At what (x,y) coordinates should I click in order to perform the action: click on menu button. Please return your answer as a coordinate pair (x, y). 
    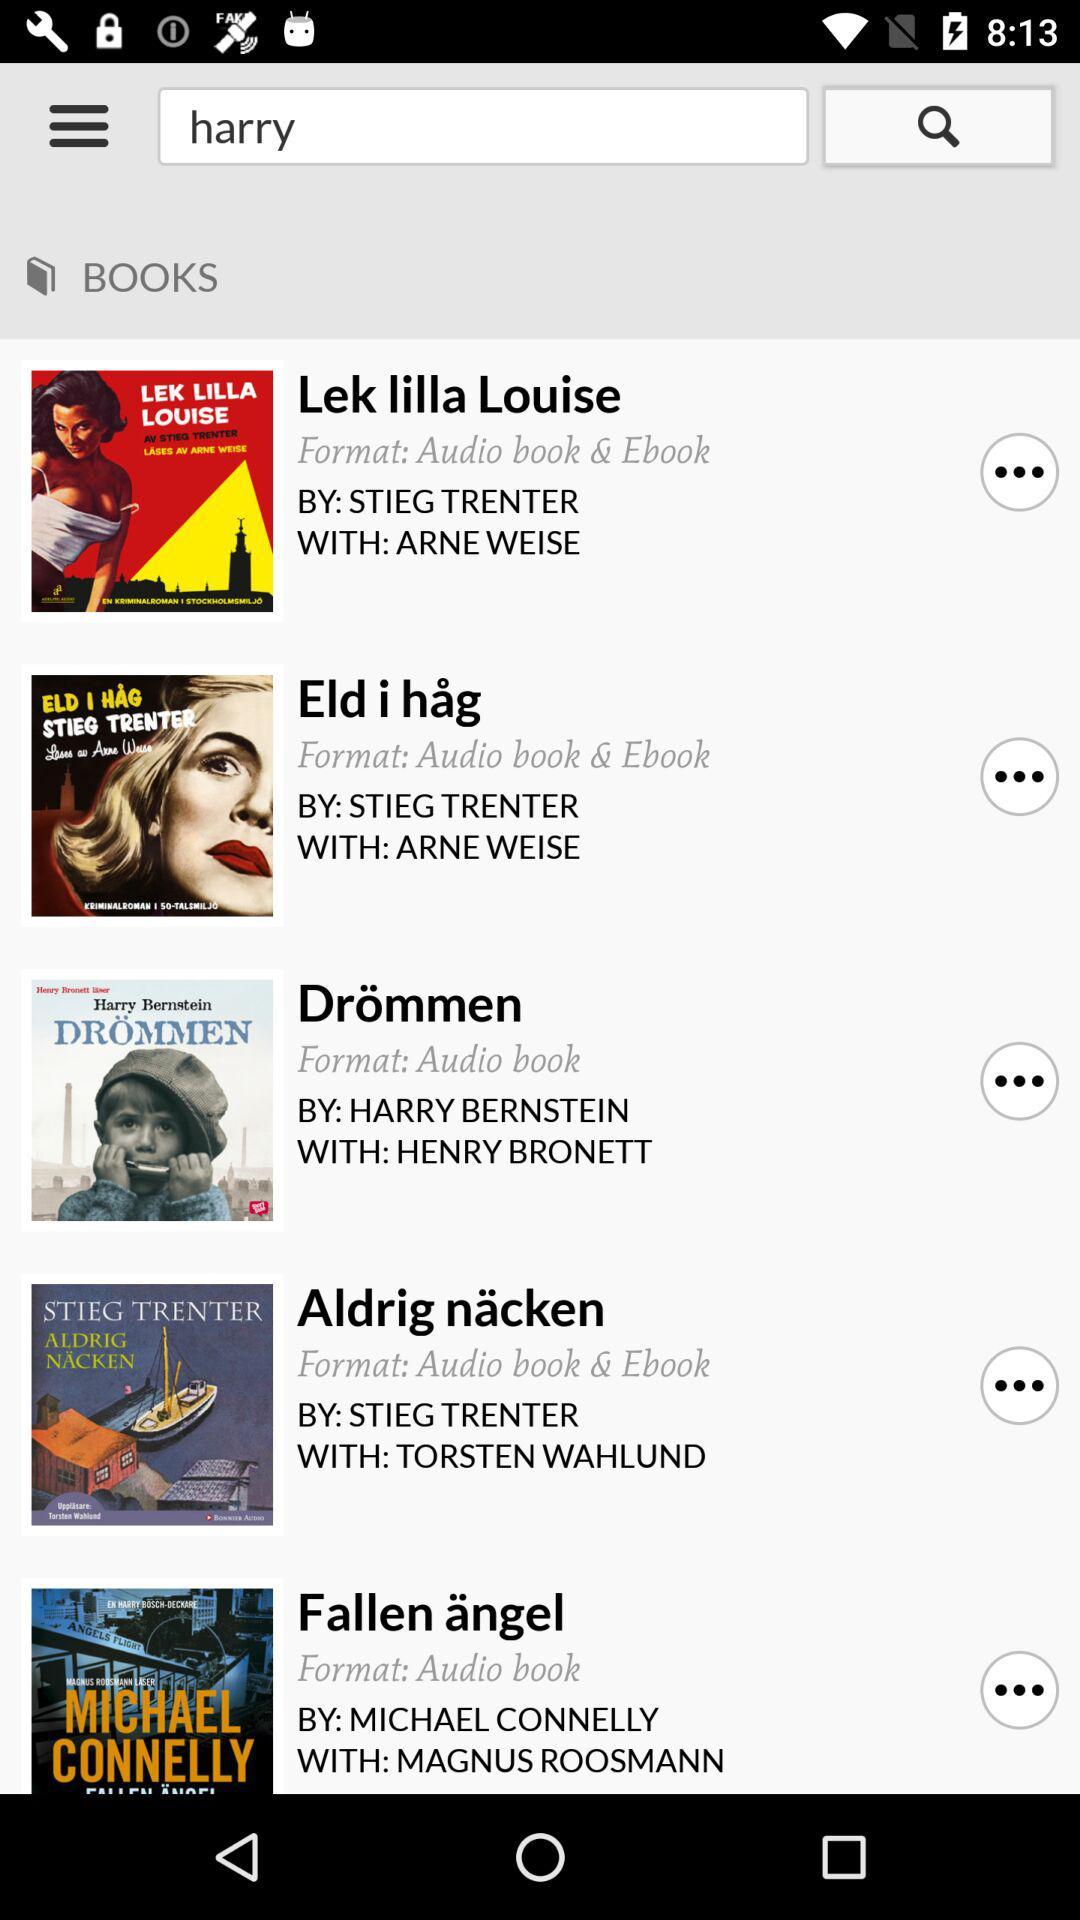
    Looking at the image, I should click on (77, 124).